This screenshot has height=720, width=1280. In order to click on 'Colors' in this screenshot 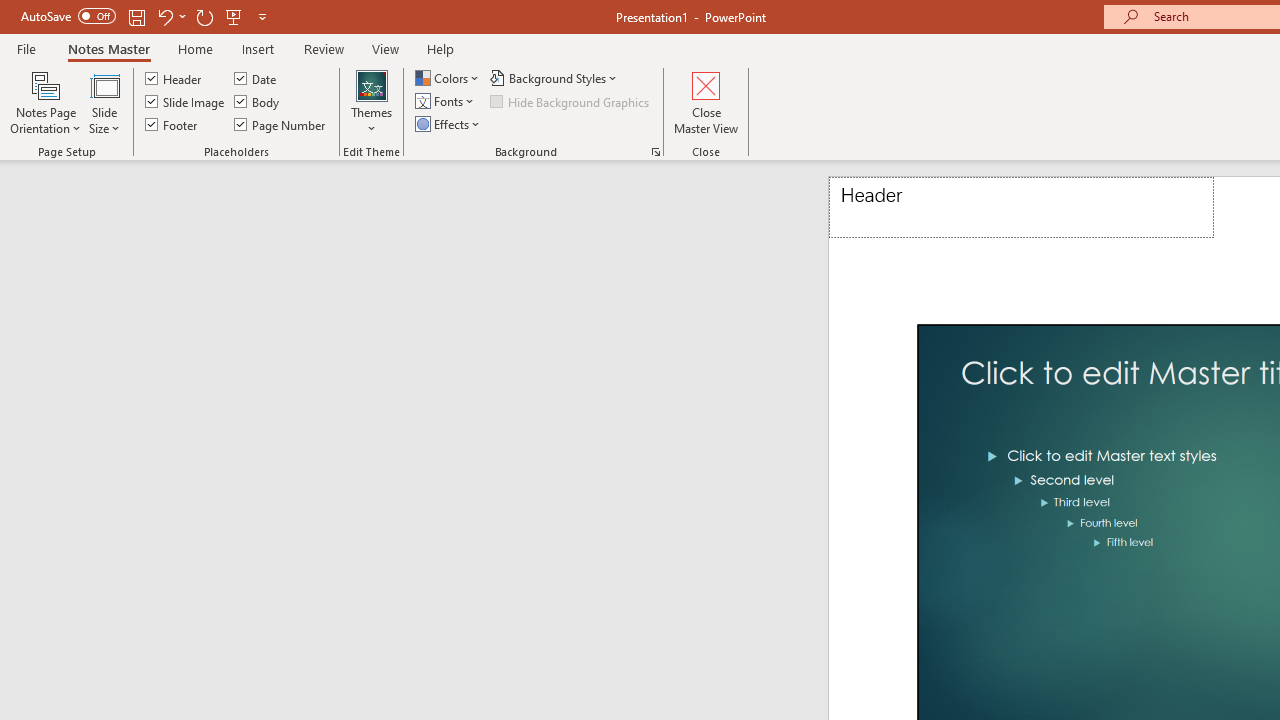, I will do `click(448, 77)`.